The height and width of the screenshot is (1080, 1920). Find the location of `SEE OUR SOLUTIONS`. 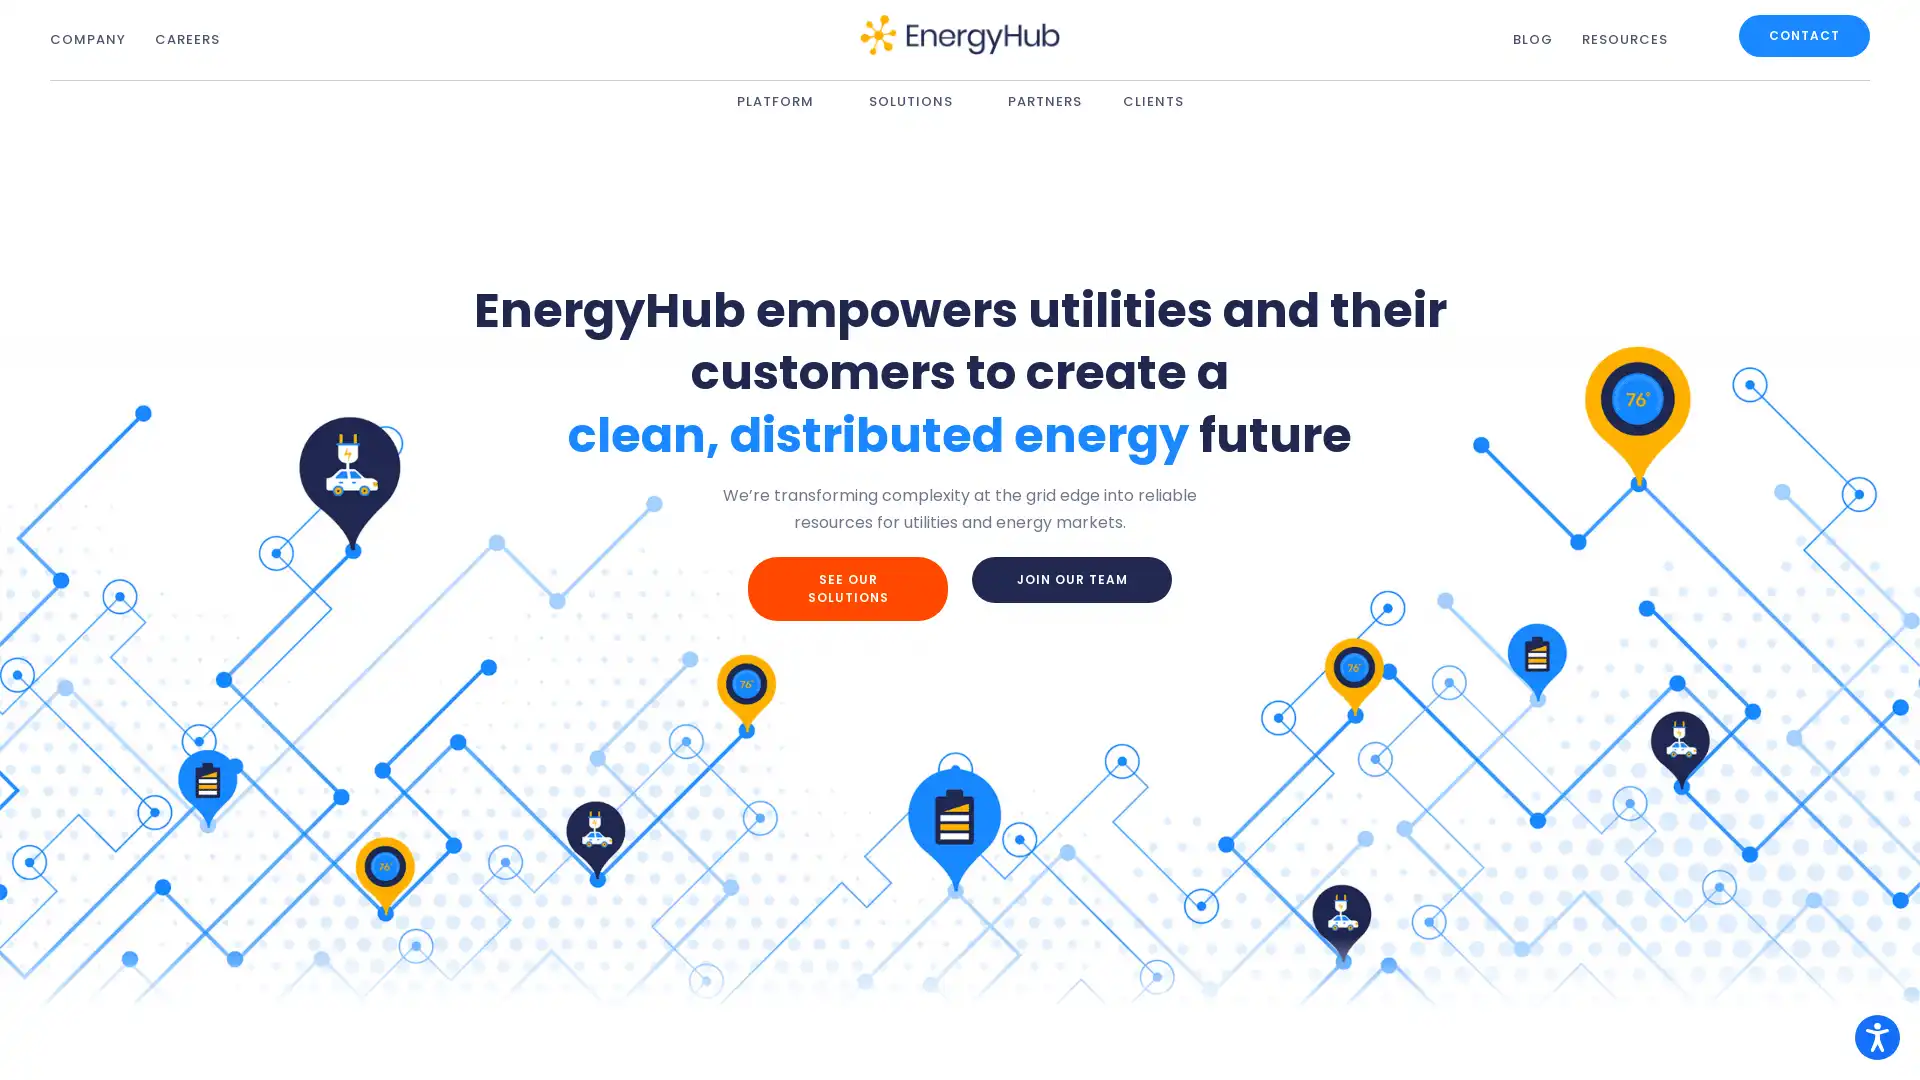

SEE OUR SOLUTIONS is located at coordinates (848, 586).